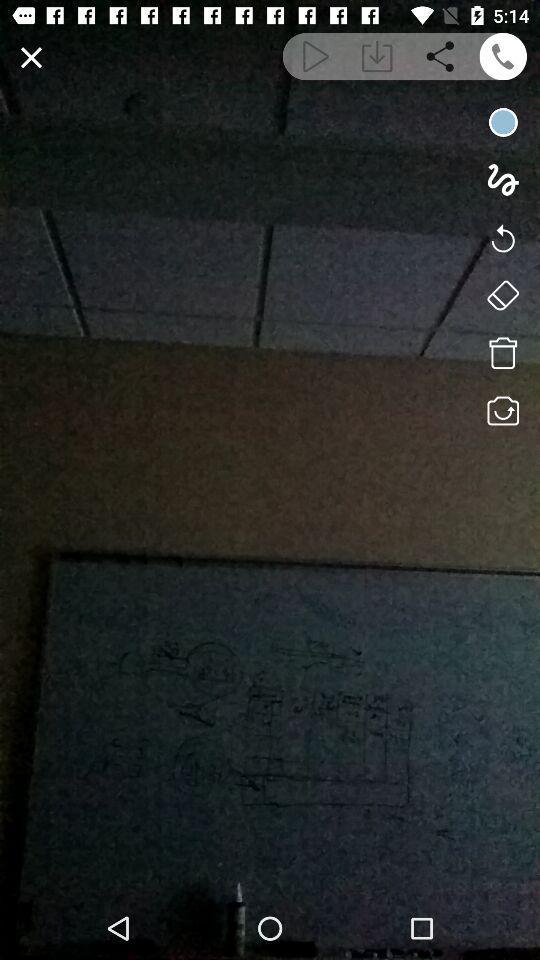  I want to click on close, so click(30, 56).